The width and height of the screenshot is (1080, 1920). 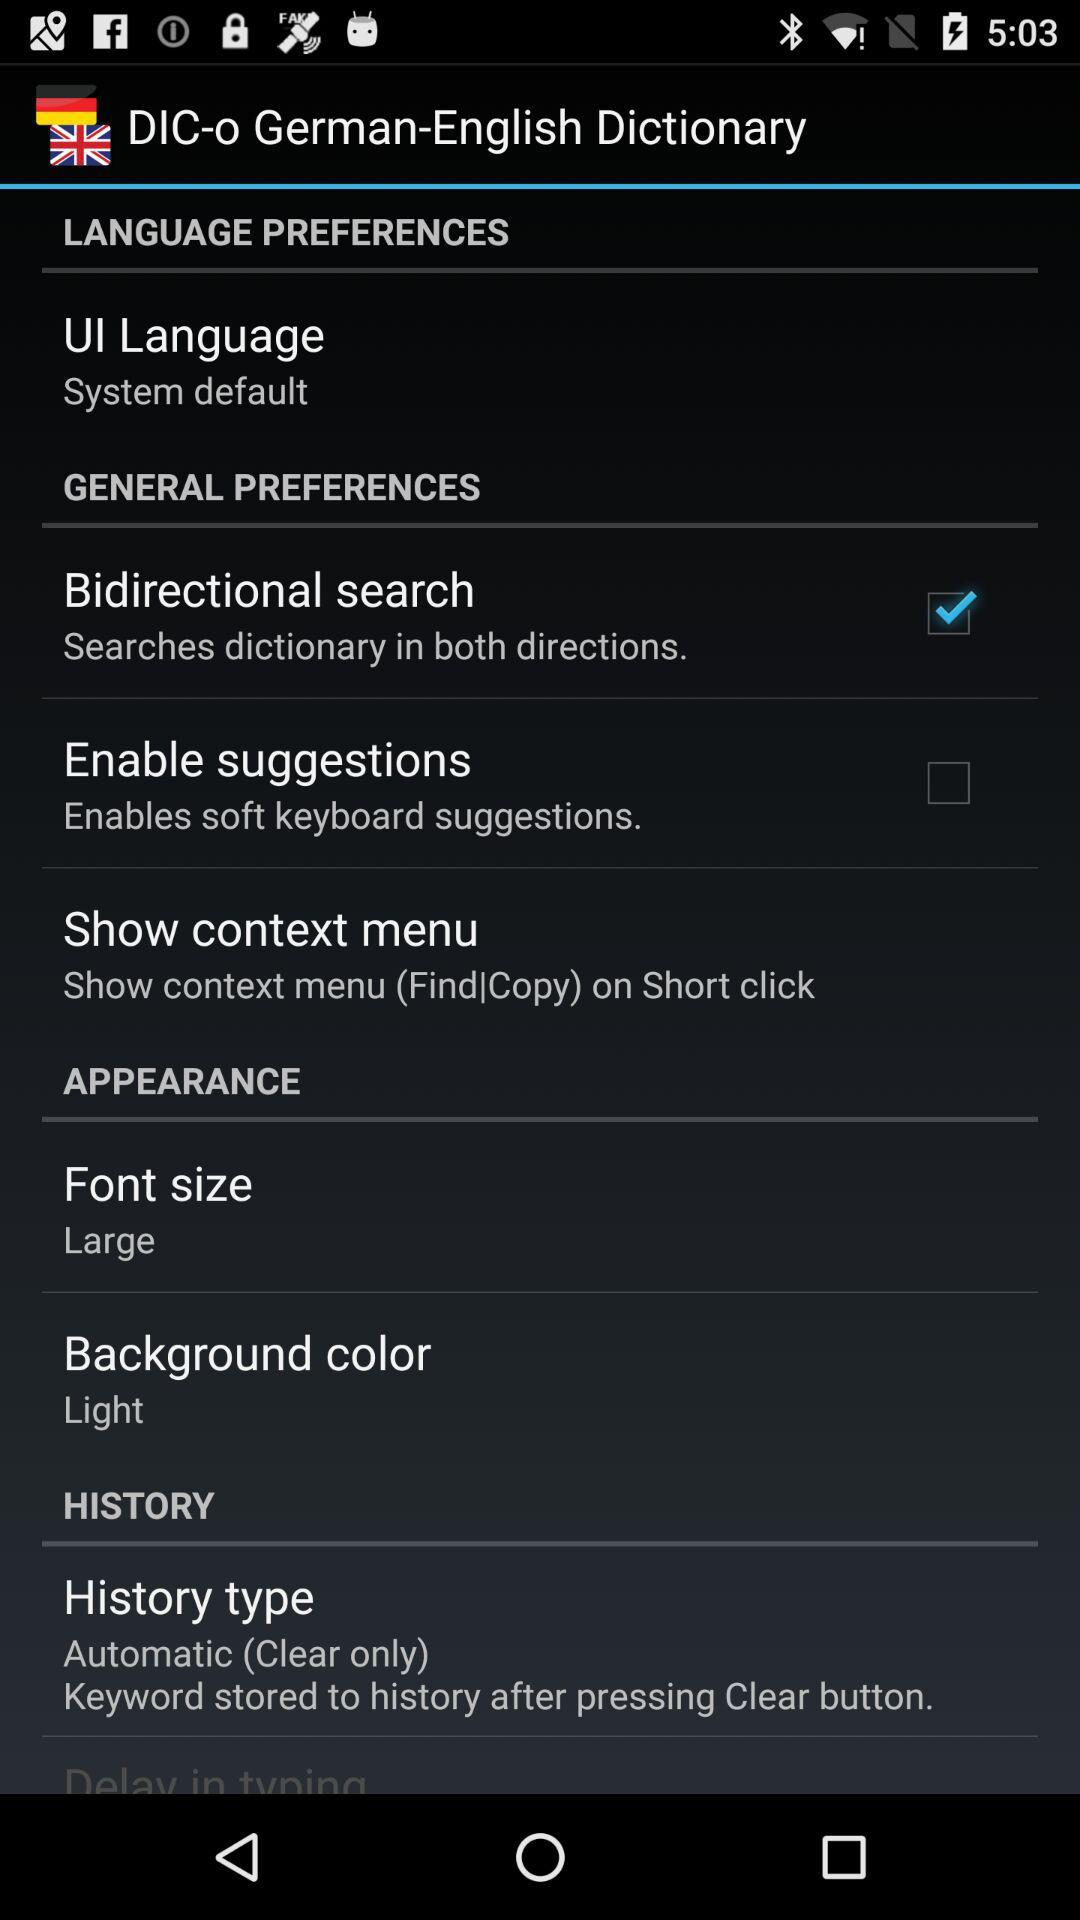 I want to click on the app above ui language icon, so click(x=540, y=230).